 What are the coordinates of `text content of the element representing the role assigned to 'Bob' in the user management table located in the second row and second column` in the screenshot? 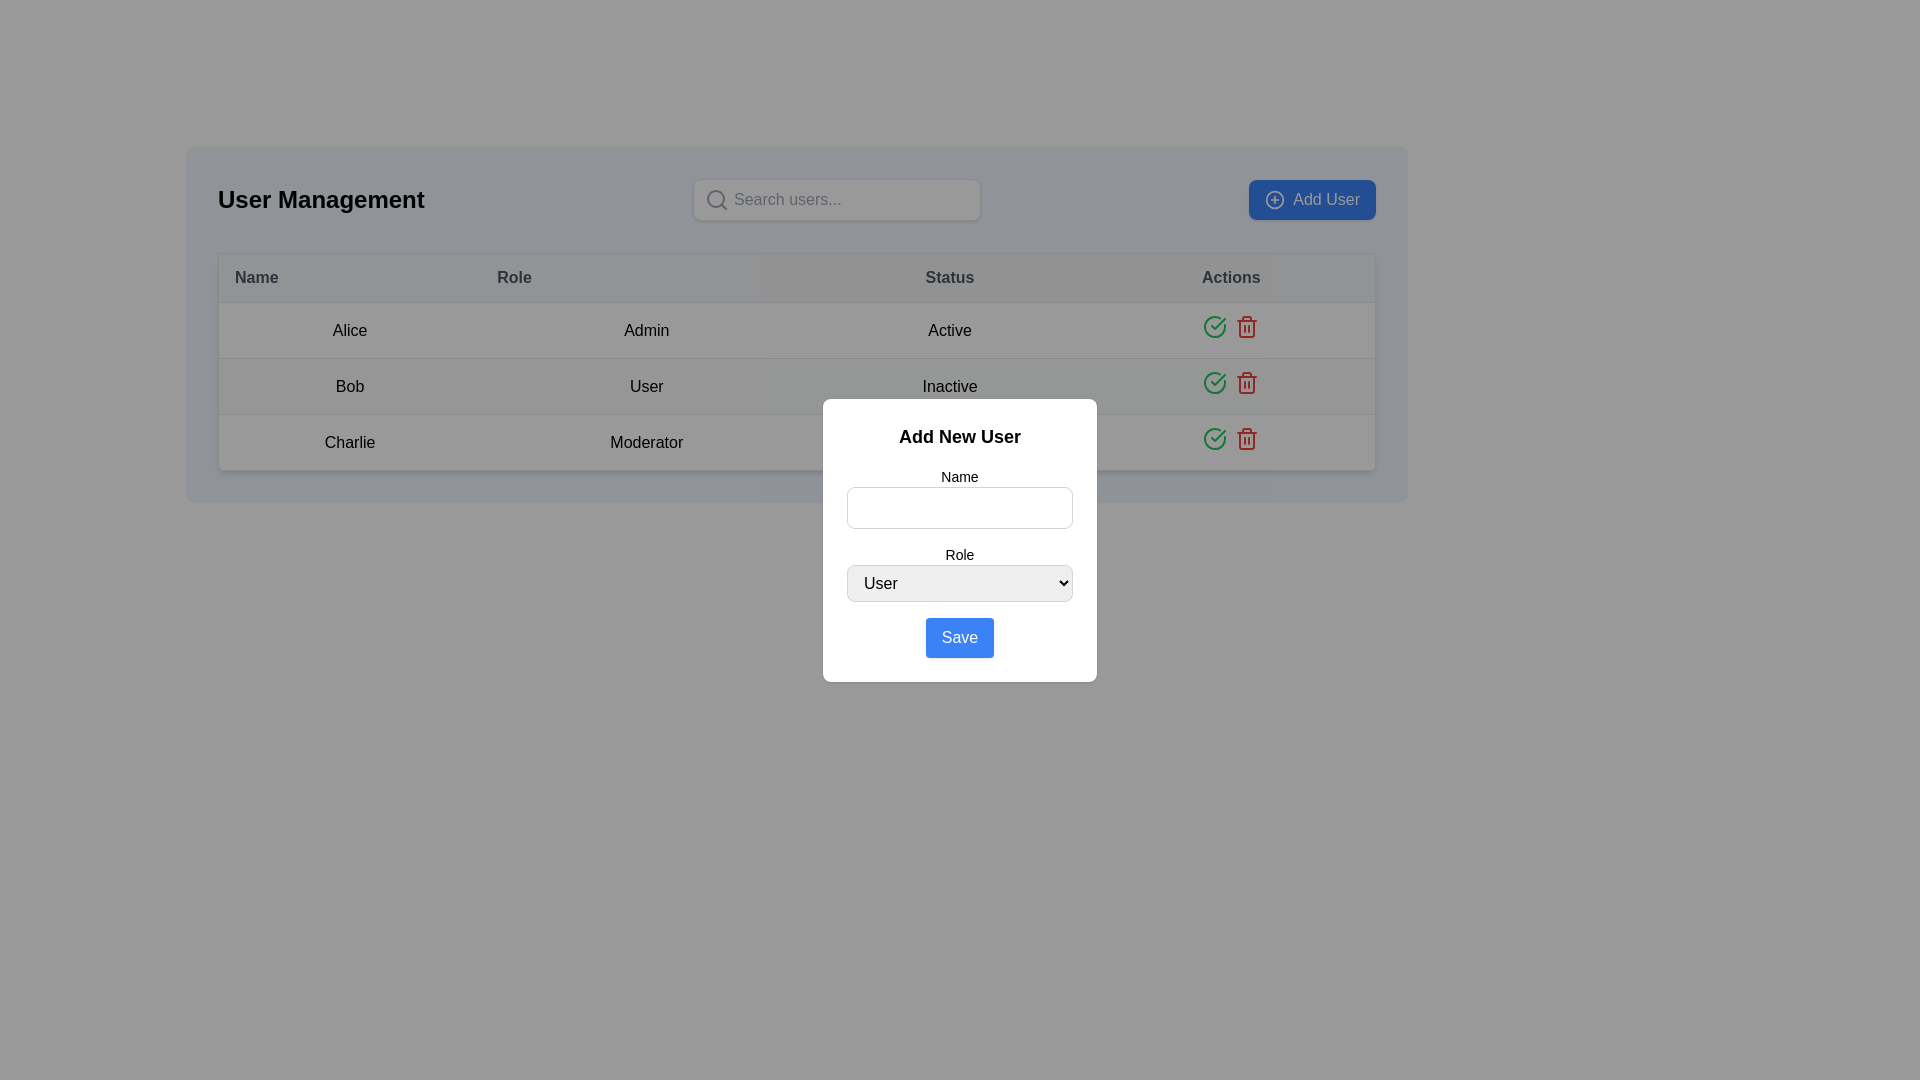 It's located at (646, 386).